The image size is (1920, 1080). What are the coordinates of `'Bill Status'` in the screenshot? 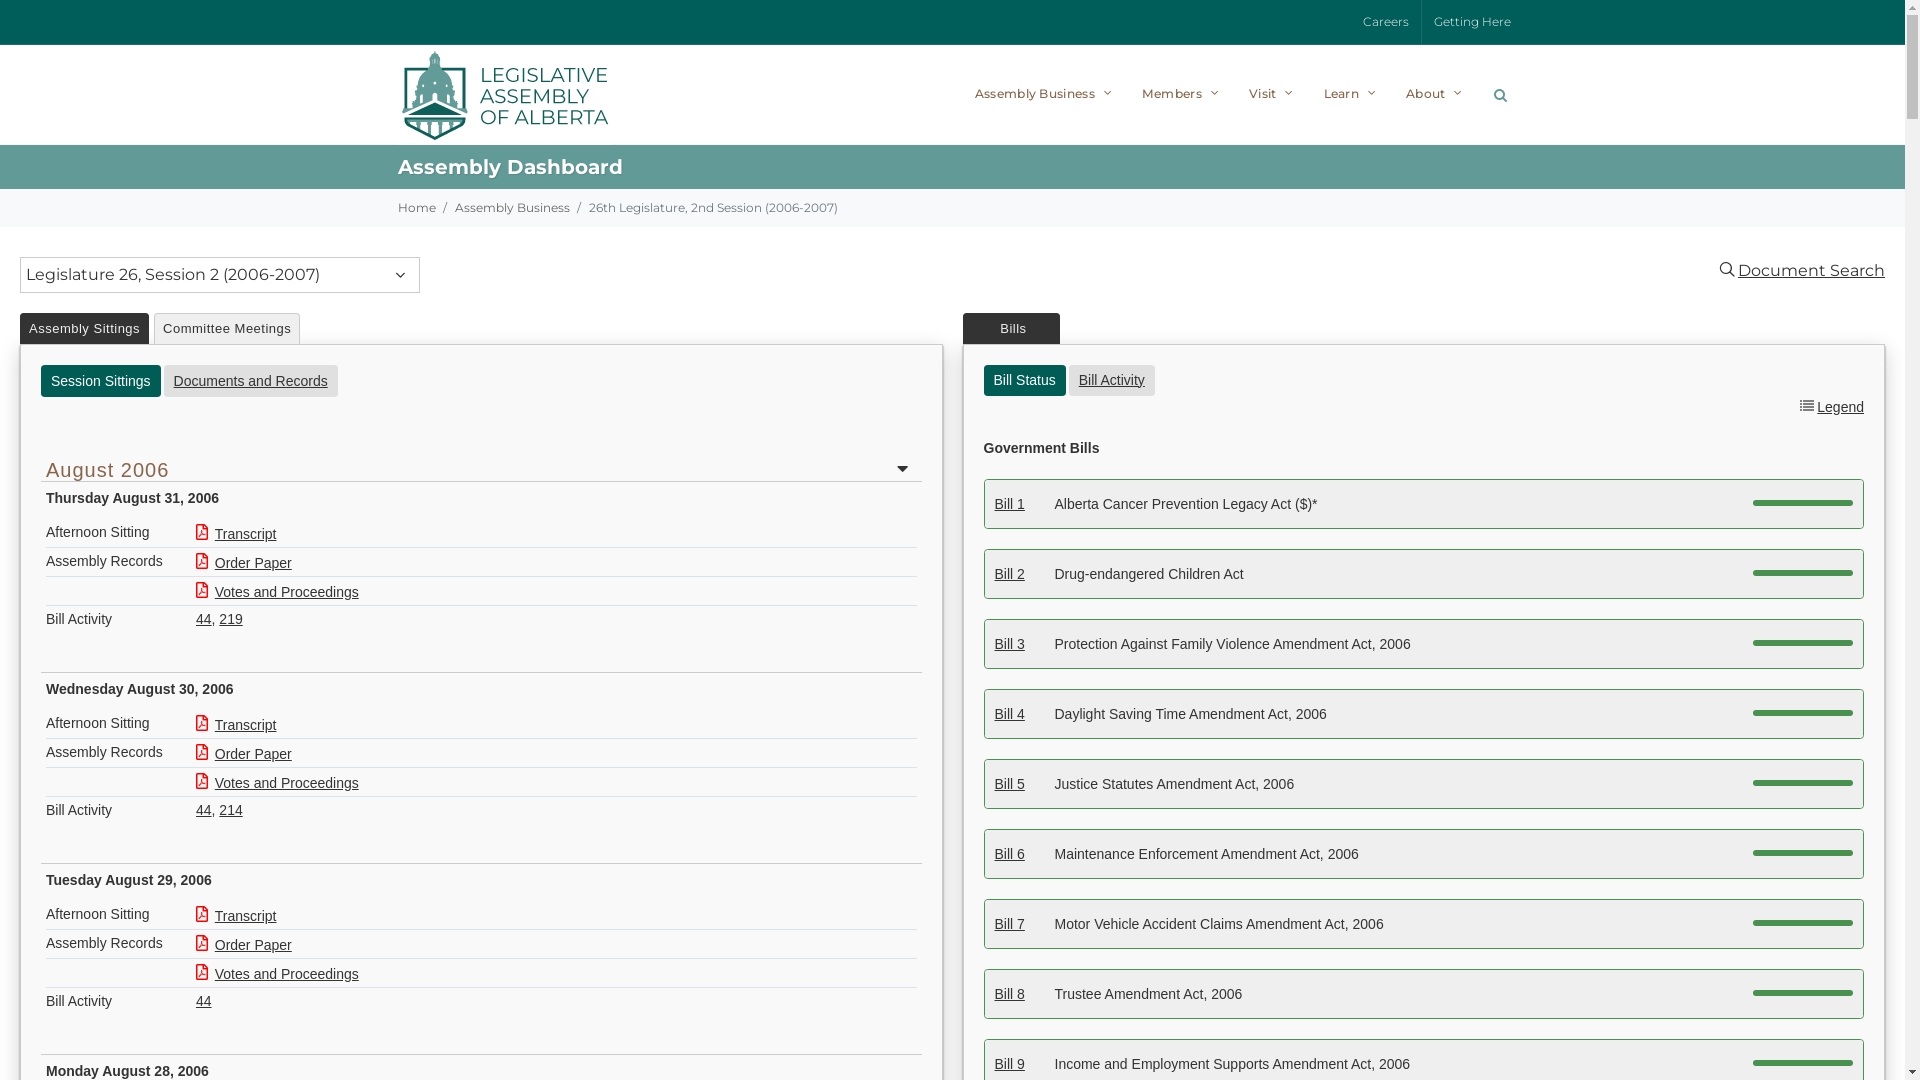 It's located at (1025, 379).